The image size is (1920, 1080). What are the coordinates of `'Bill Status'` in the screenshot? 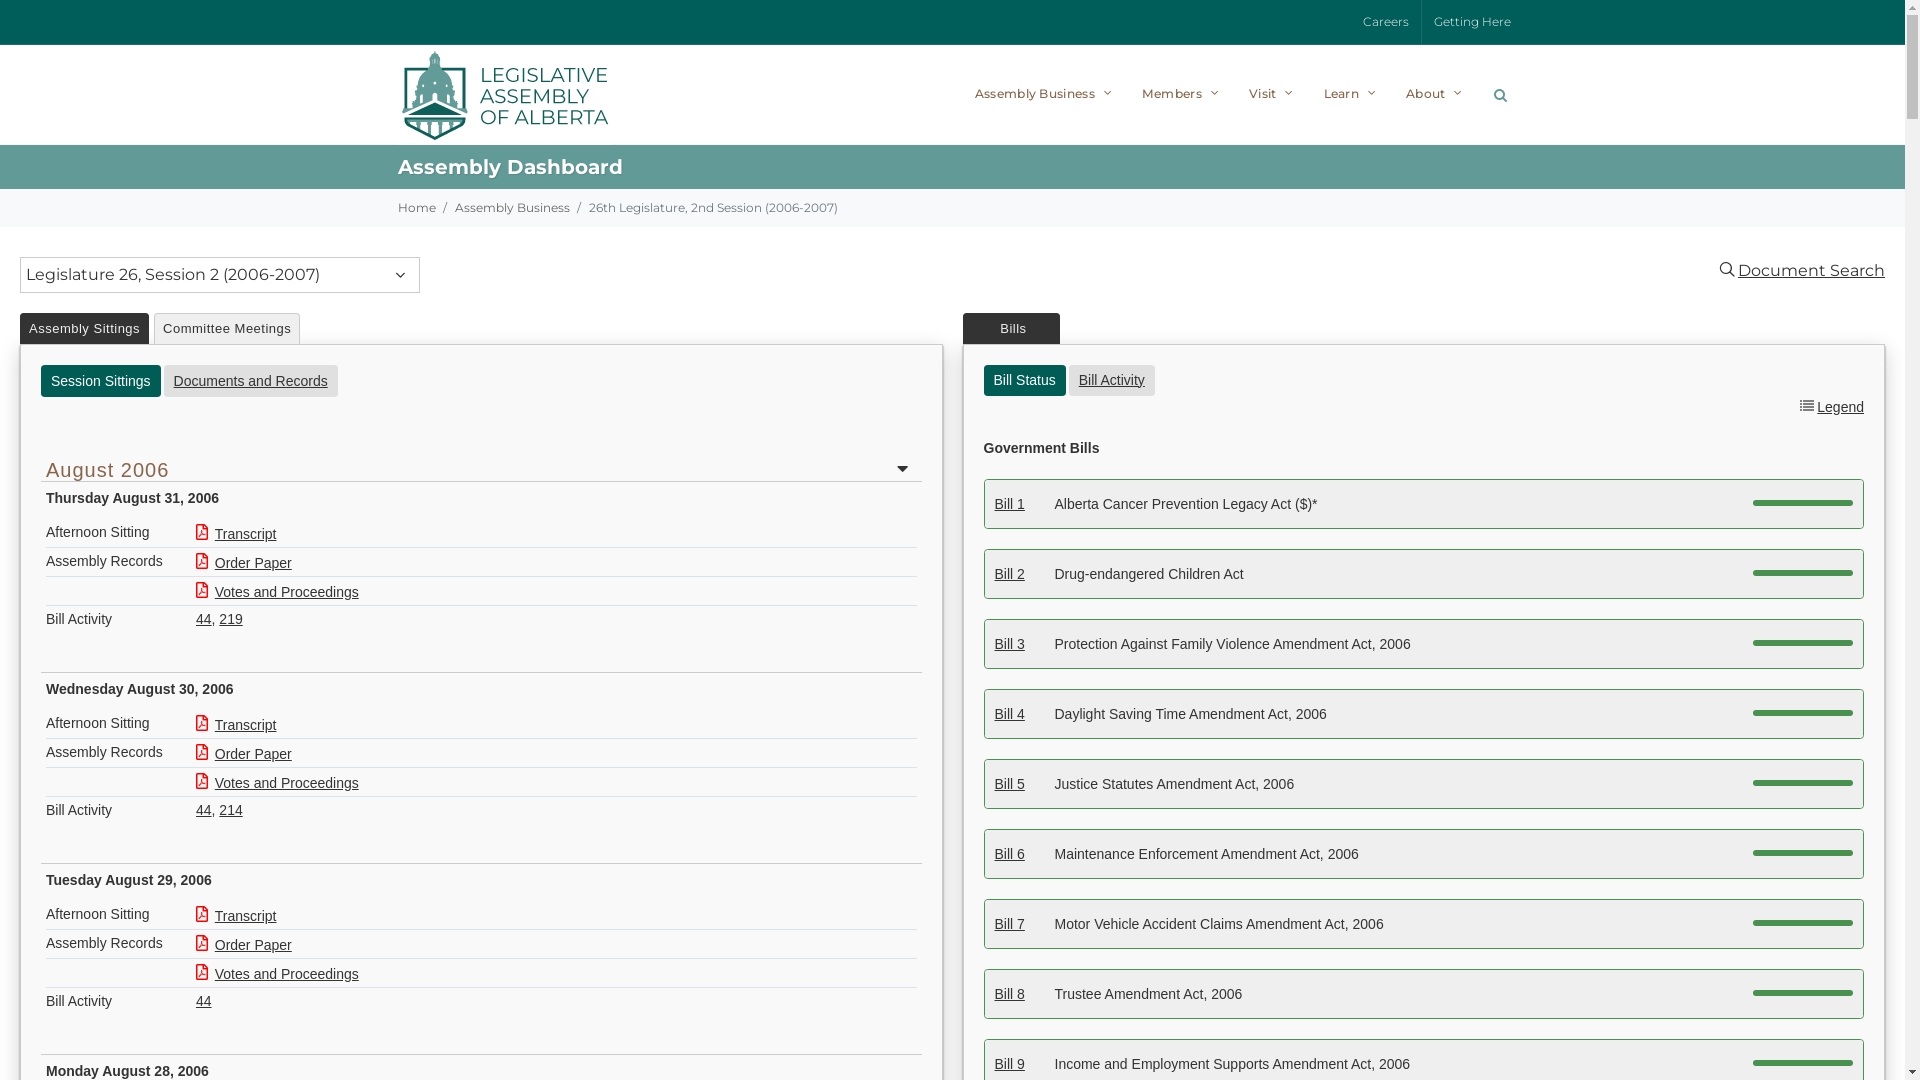 It's located at (1025, 379).